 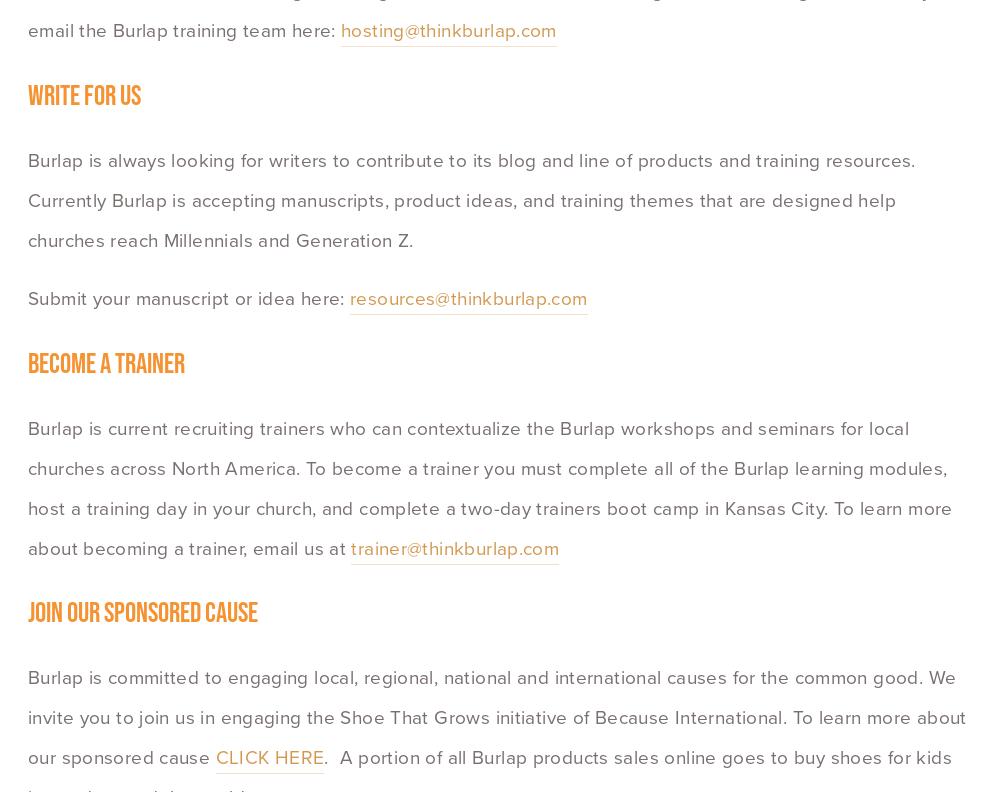 What do you see at coordinates (500, 715) in the screenshot?
I see `'Burlap is committed to engaging local, regional, national and international causes for the common good. We invite you to join us in engaging the Shoe That Grows initiative of Because International. To learn more about our sponsored cause'` at bounding box center [500, 715].